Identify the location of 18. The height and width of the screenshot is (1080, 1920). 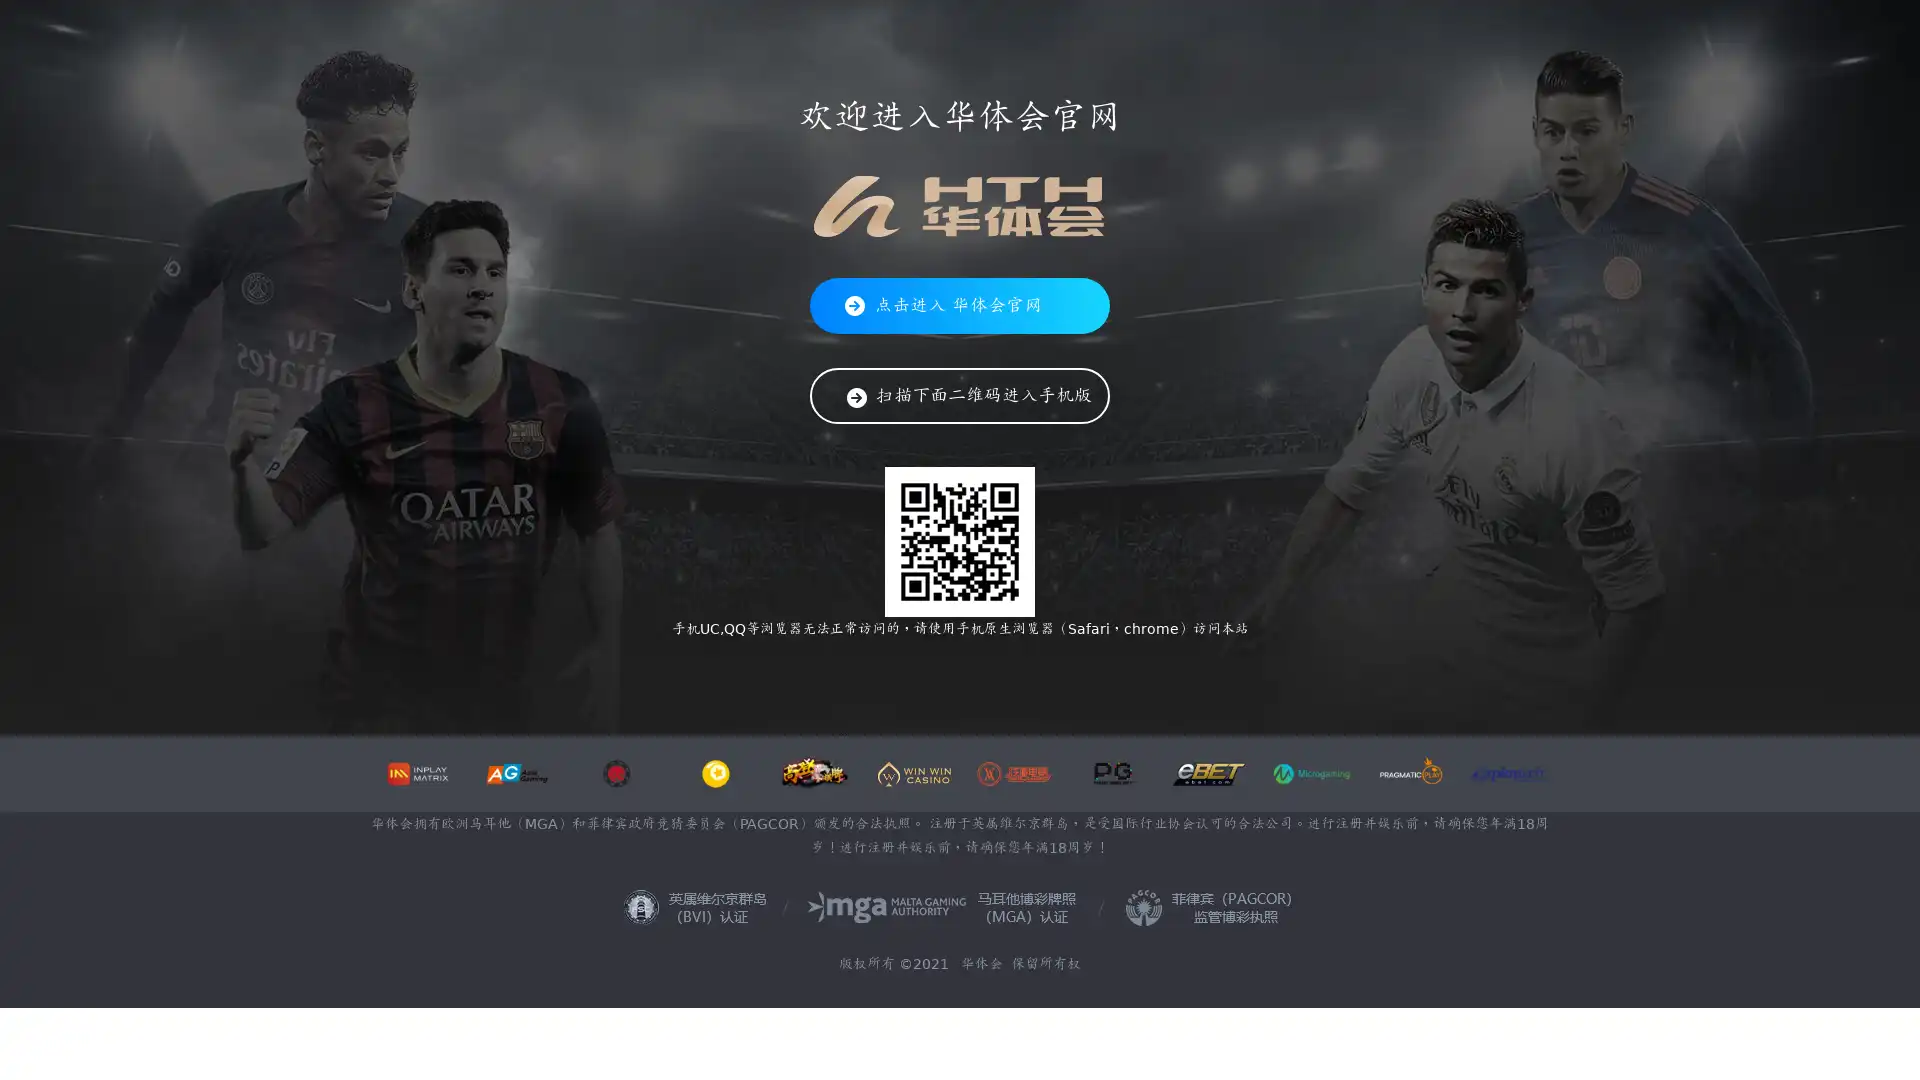
(1181, 666).